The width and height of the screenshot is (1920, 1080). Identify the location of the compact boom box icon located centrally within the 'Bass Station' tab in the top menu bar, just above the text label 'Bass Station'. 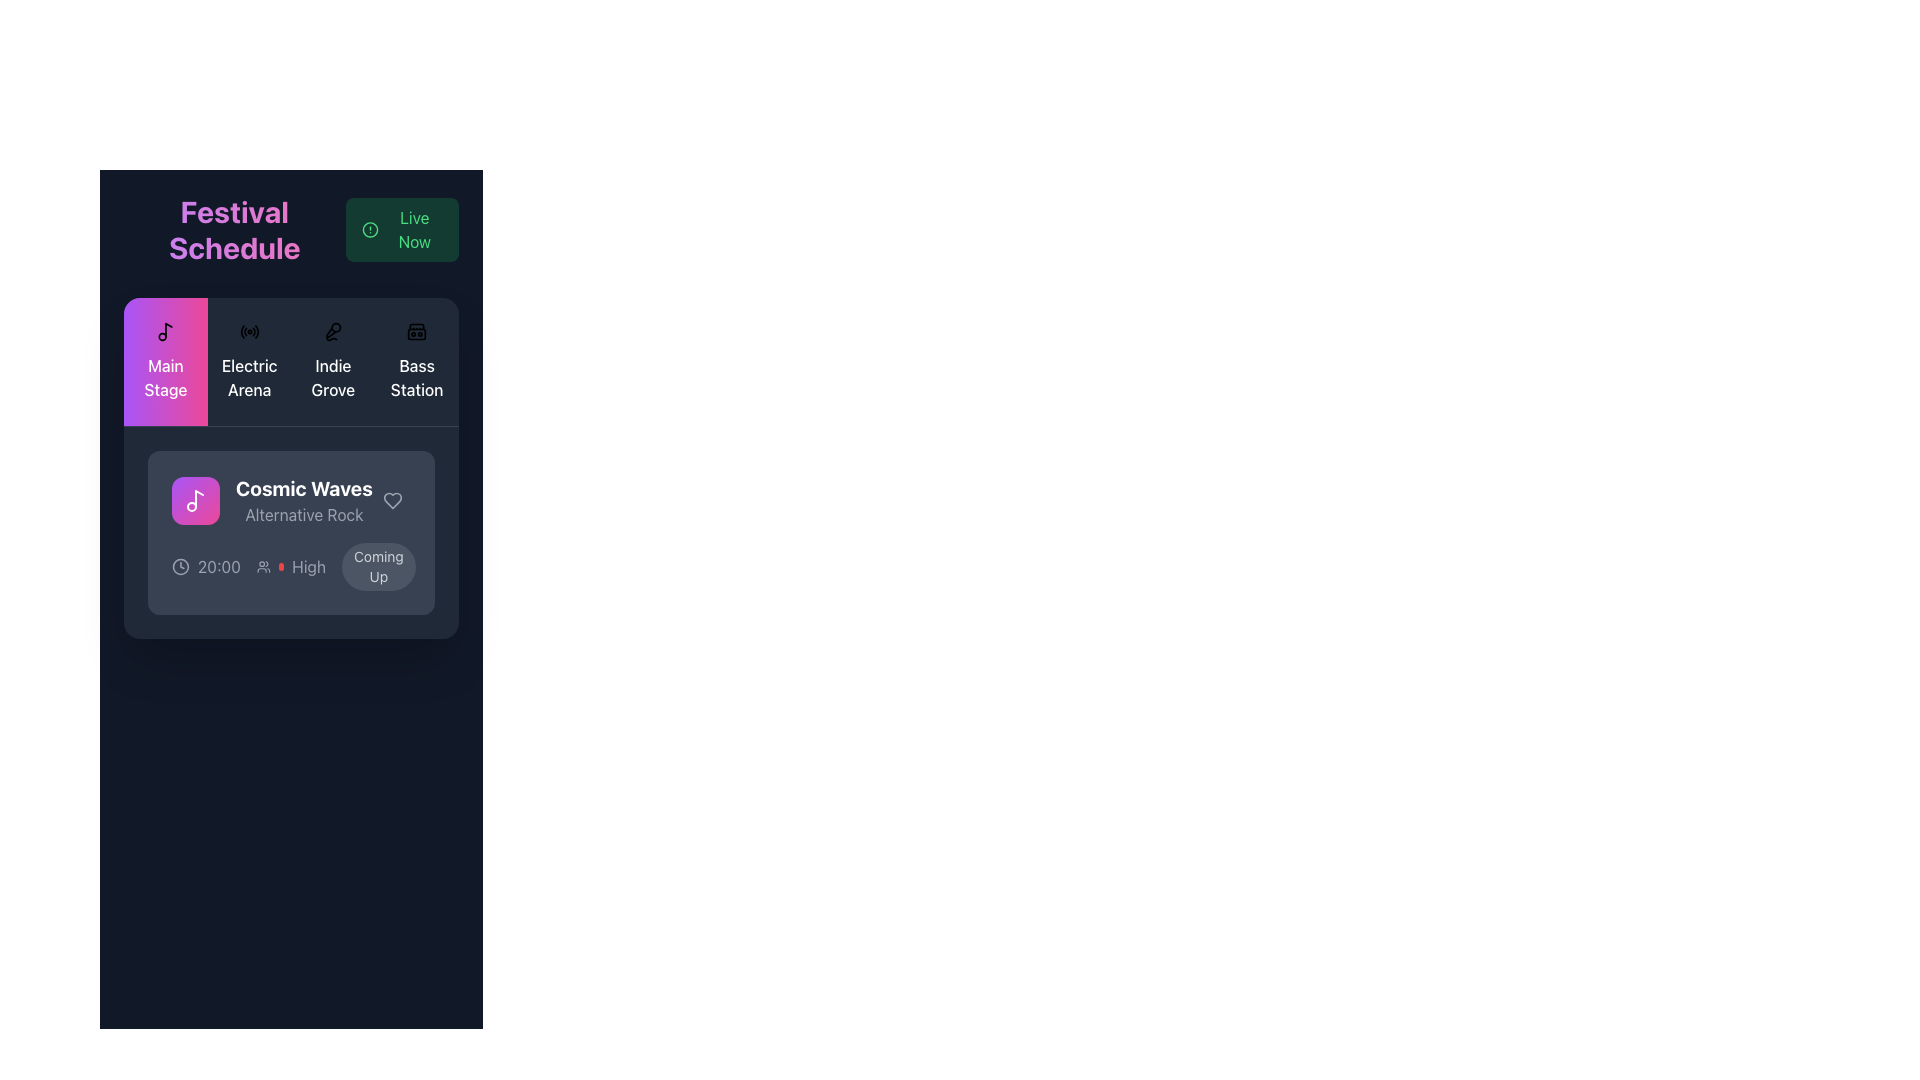
(416, 330).